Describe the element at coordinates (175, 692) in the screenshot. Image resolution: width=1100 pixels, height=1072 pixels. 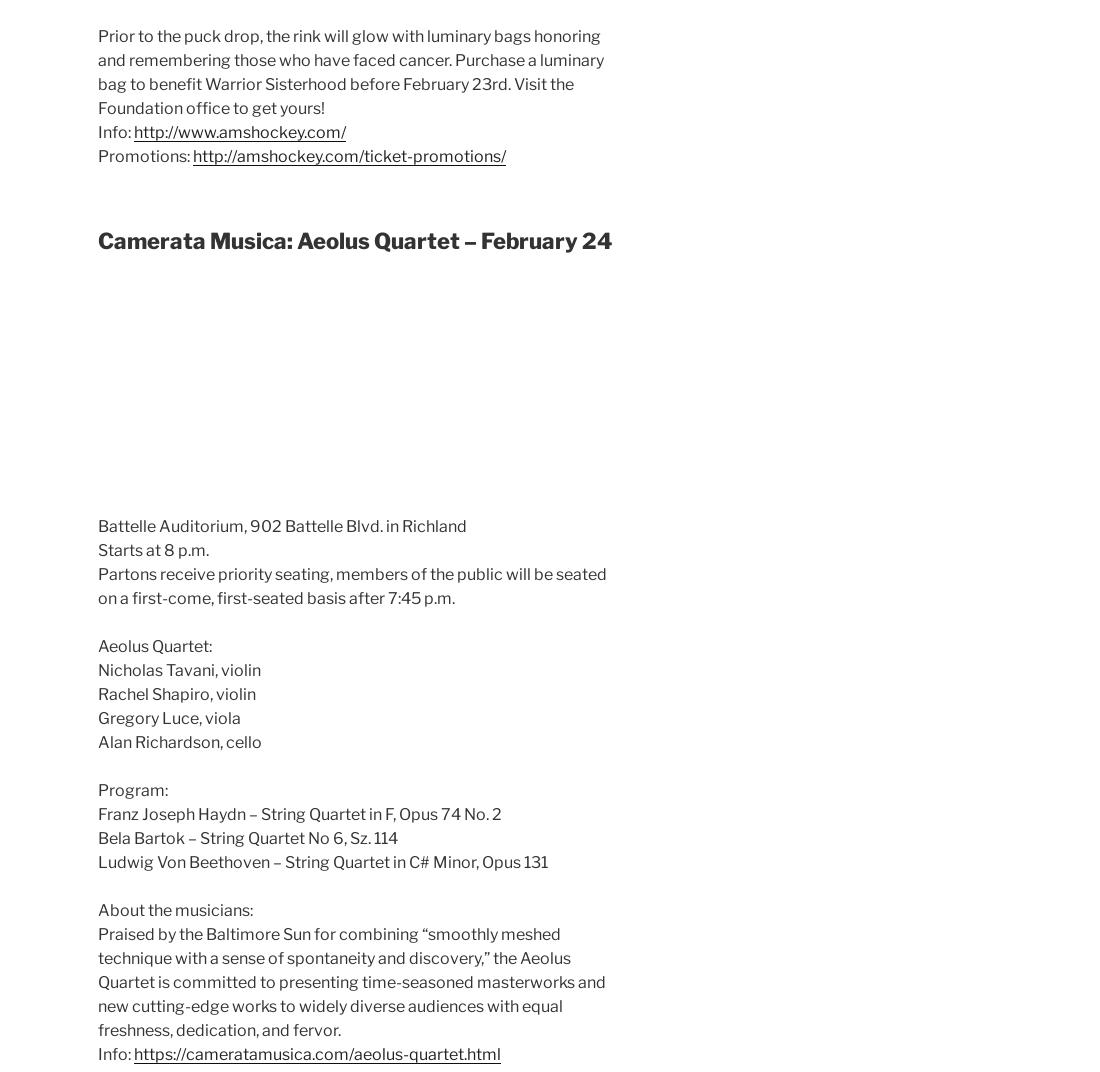
I see `'Rachel Shapiro, violin'` at that location.